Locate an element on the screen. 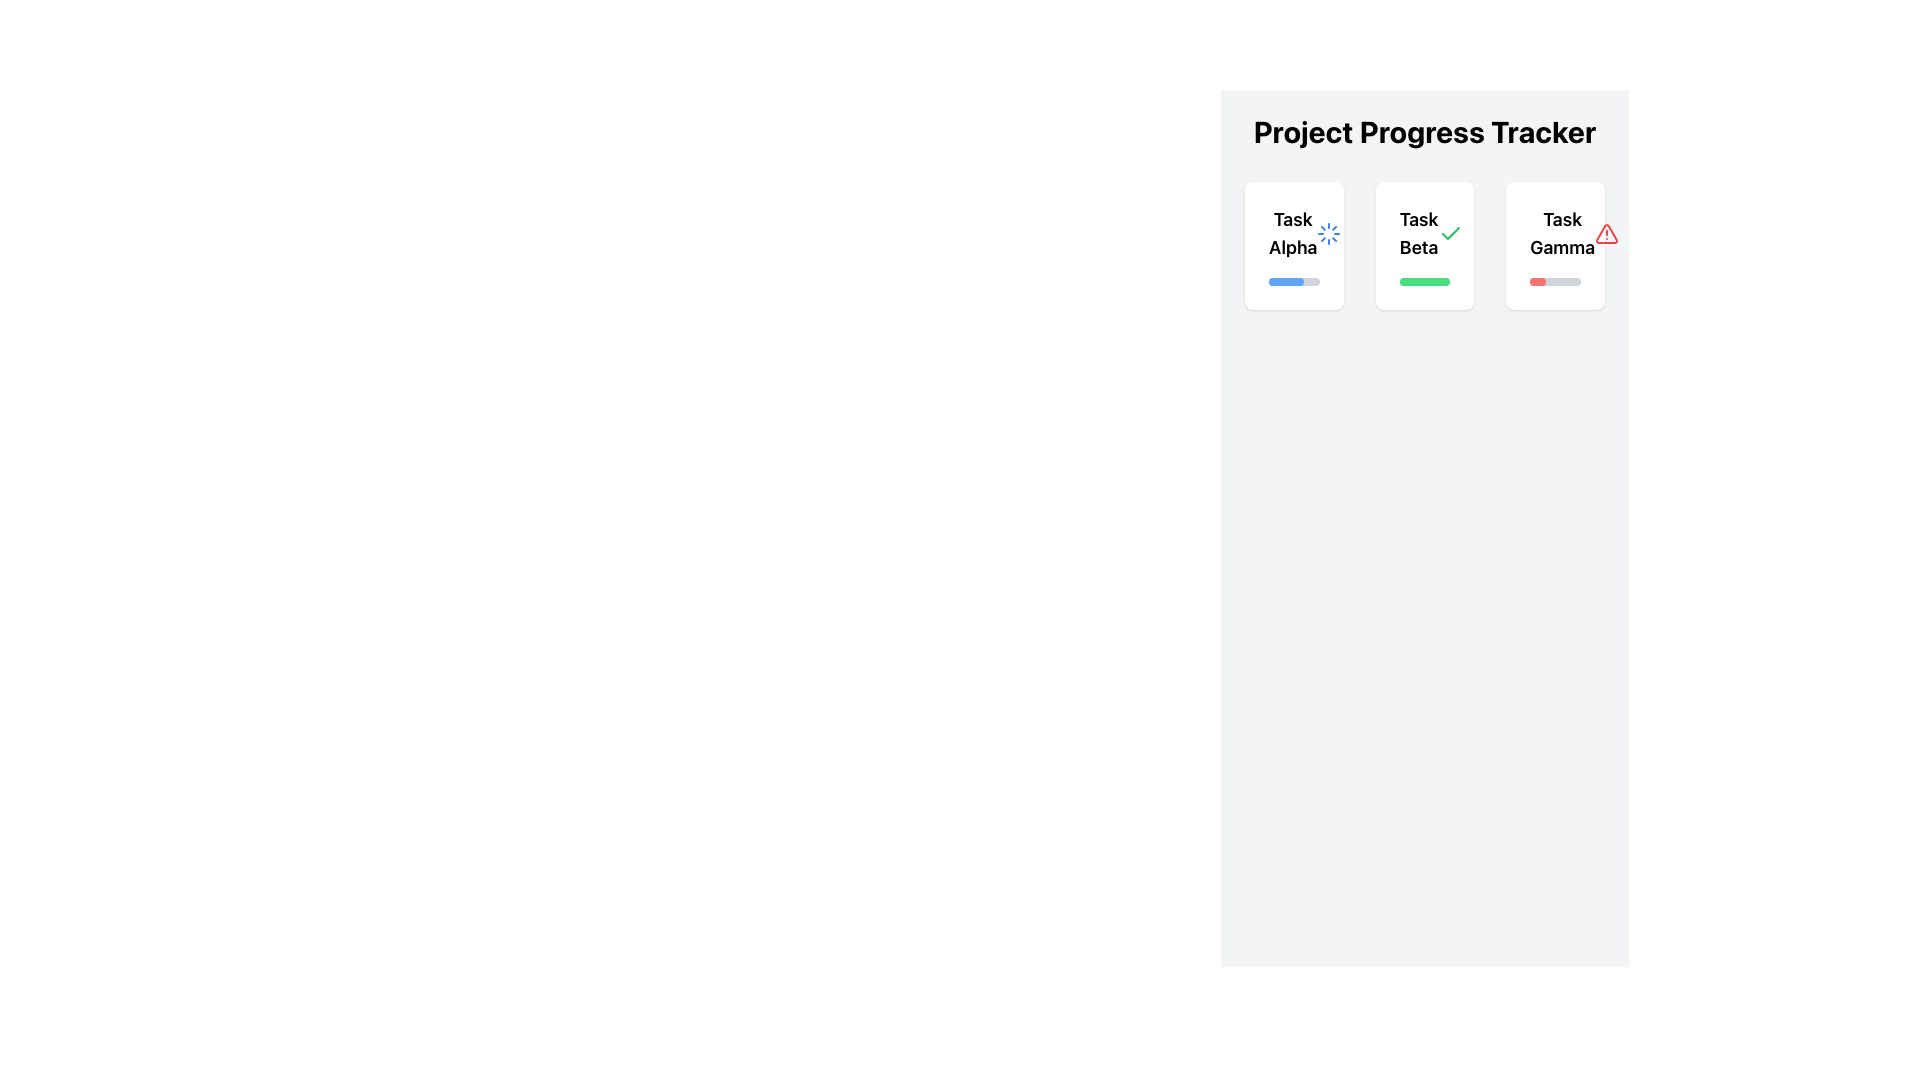  text 'Task Alpha' from the bold text label located in the leftmost card under 'Project Progress Tracker' is located at coordinates (1294, 233).